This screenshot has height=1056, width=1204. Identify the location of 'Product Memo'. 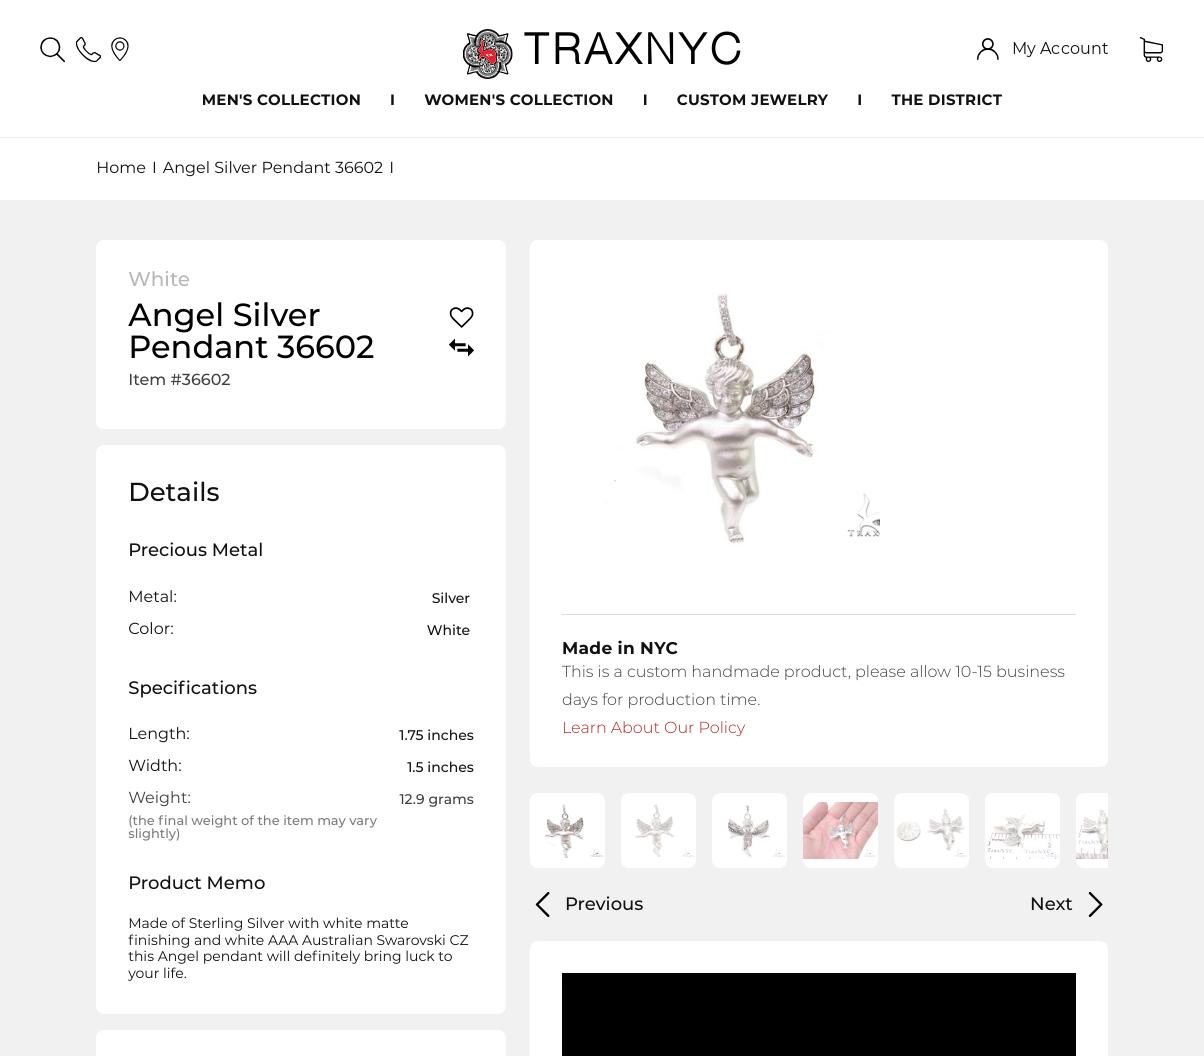
(196, 882).